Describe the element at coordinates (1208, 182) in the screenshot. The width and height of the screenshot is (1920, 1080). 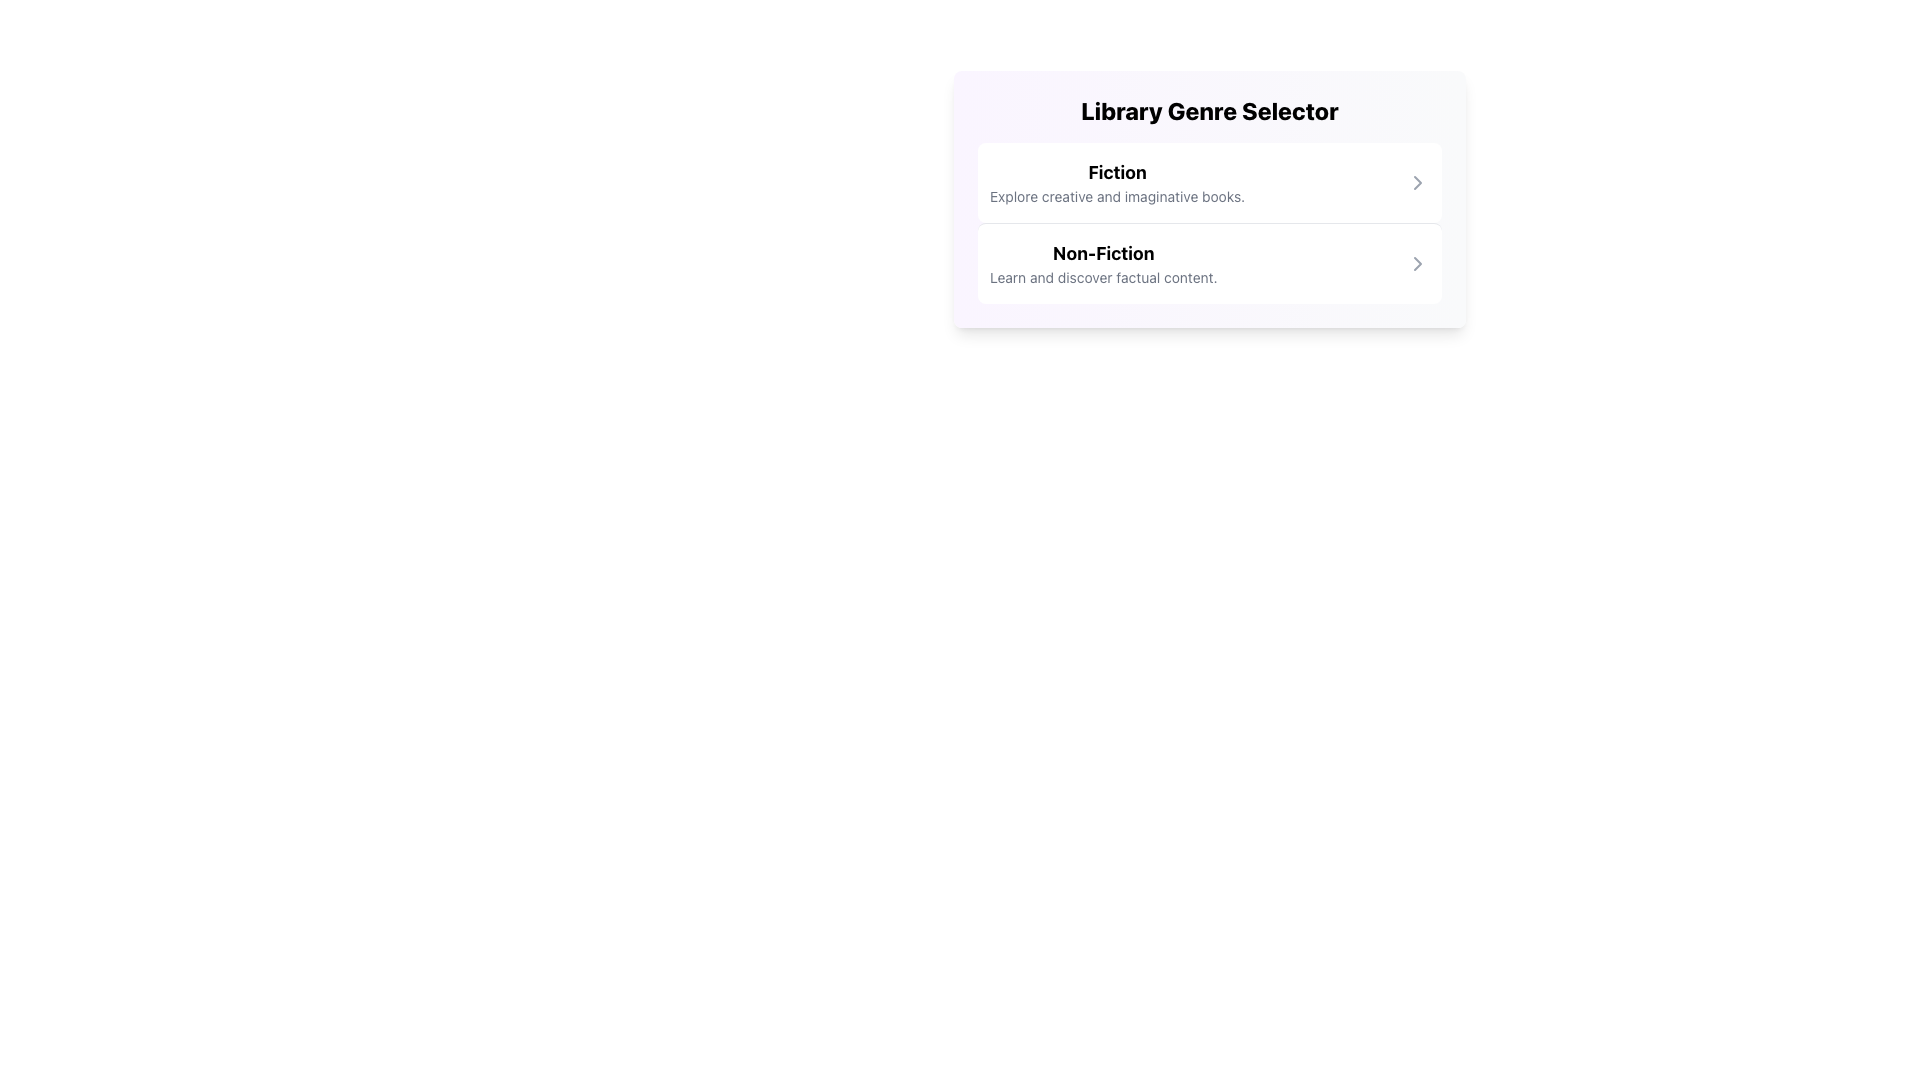
I see `the List Item Button related to the Fiction genre` at that location.